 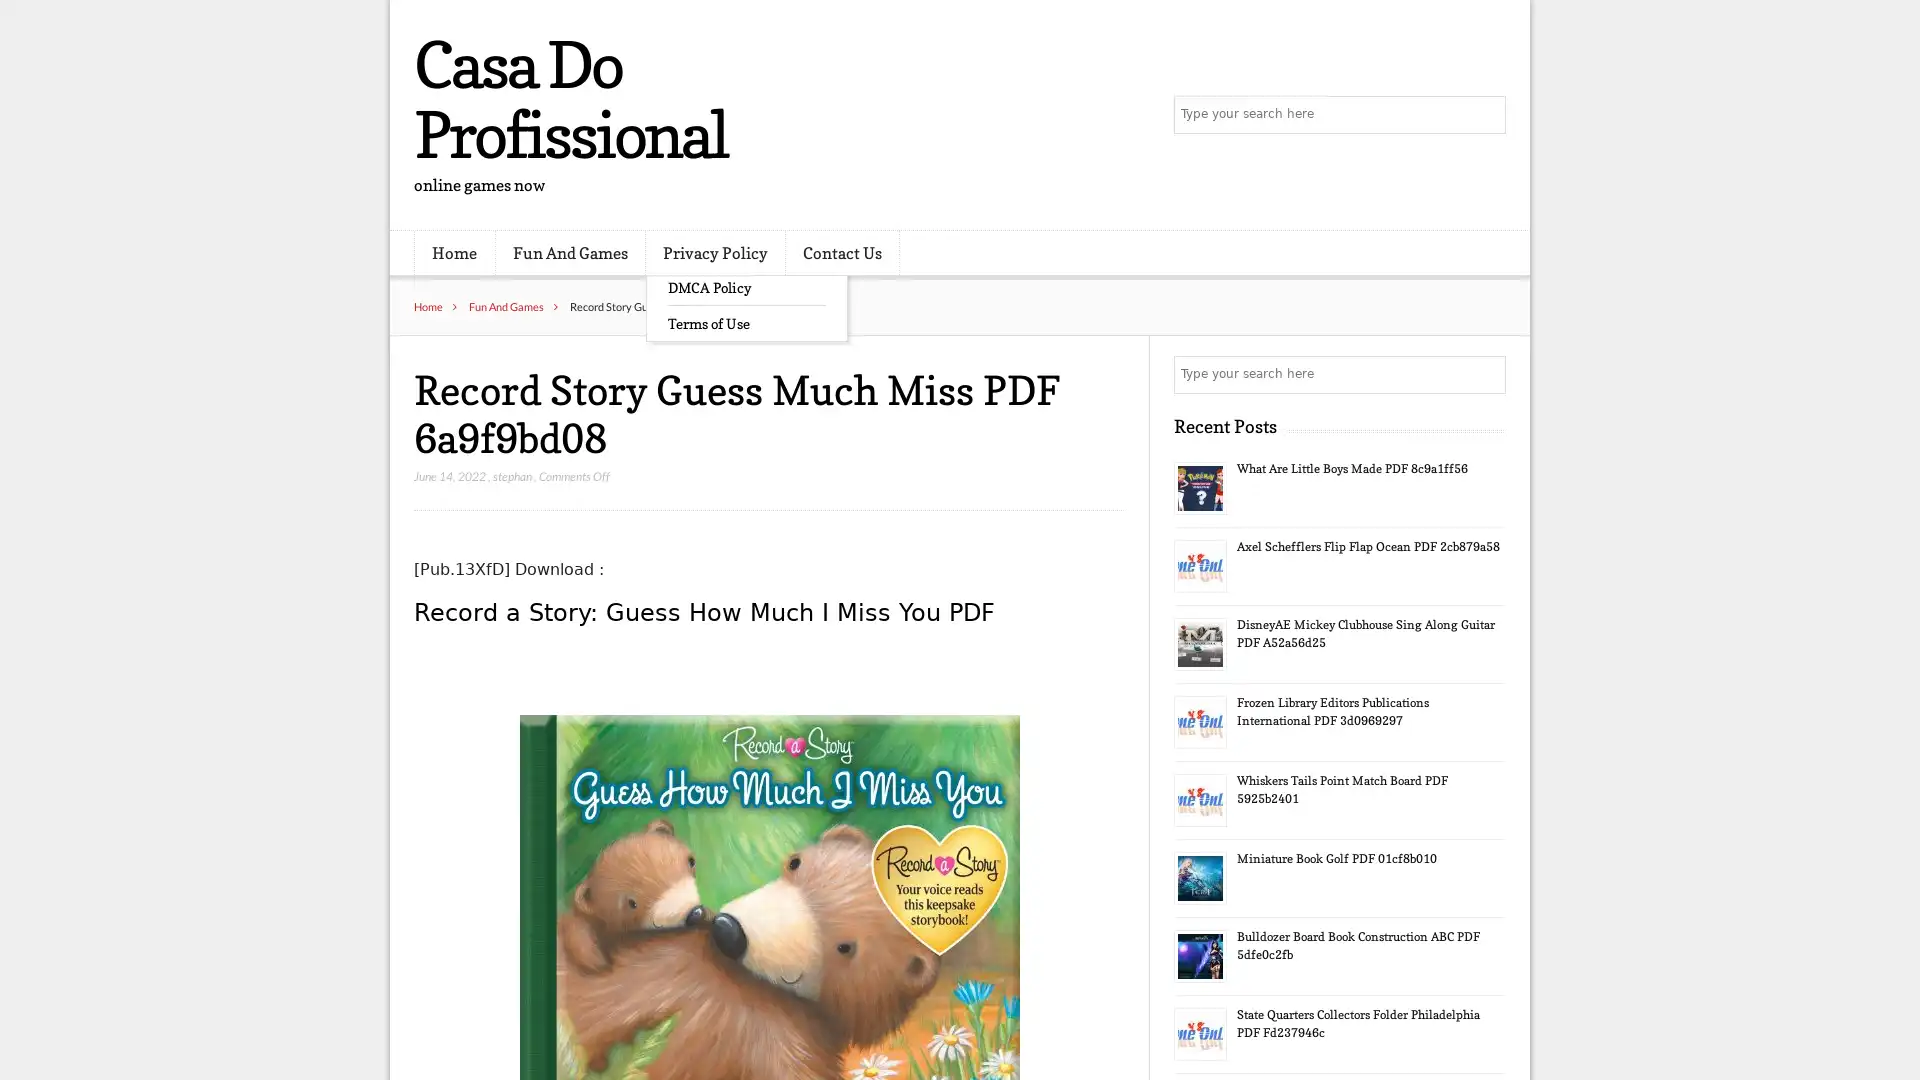 I want to click on Search, so click(x=1485, y=115).